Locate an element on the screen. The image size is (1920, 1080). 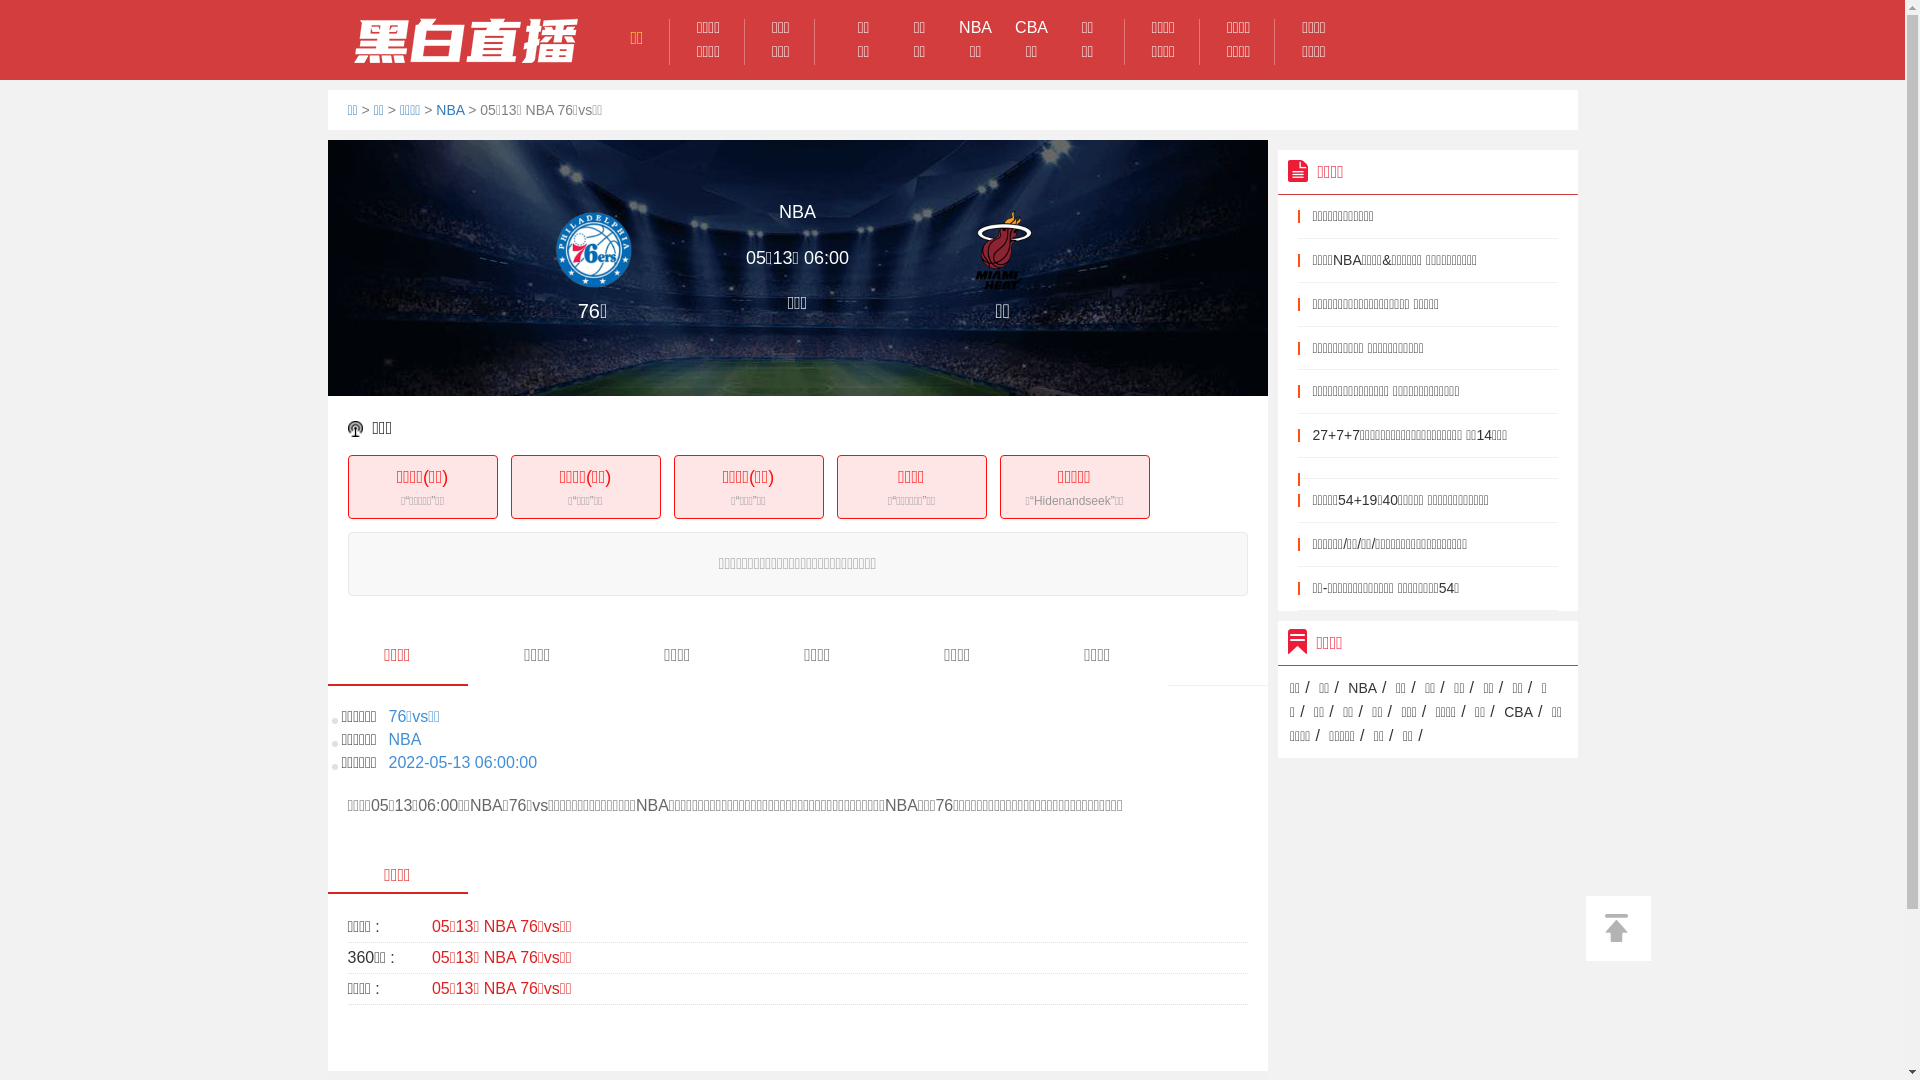
'CBA' is located at coordinates (1518, 711).